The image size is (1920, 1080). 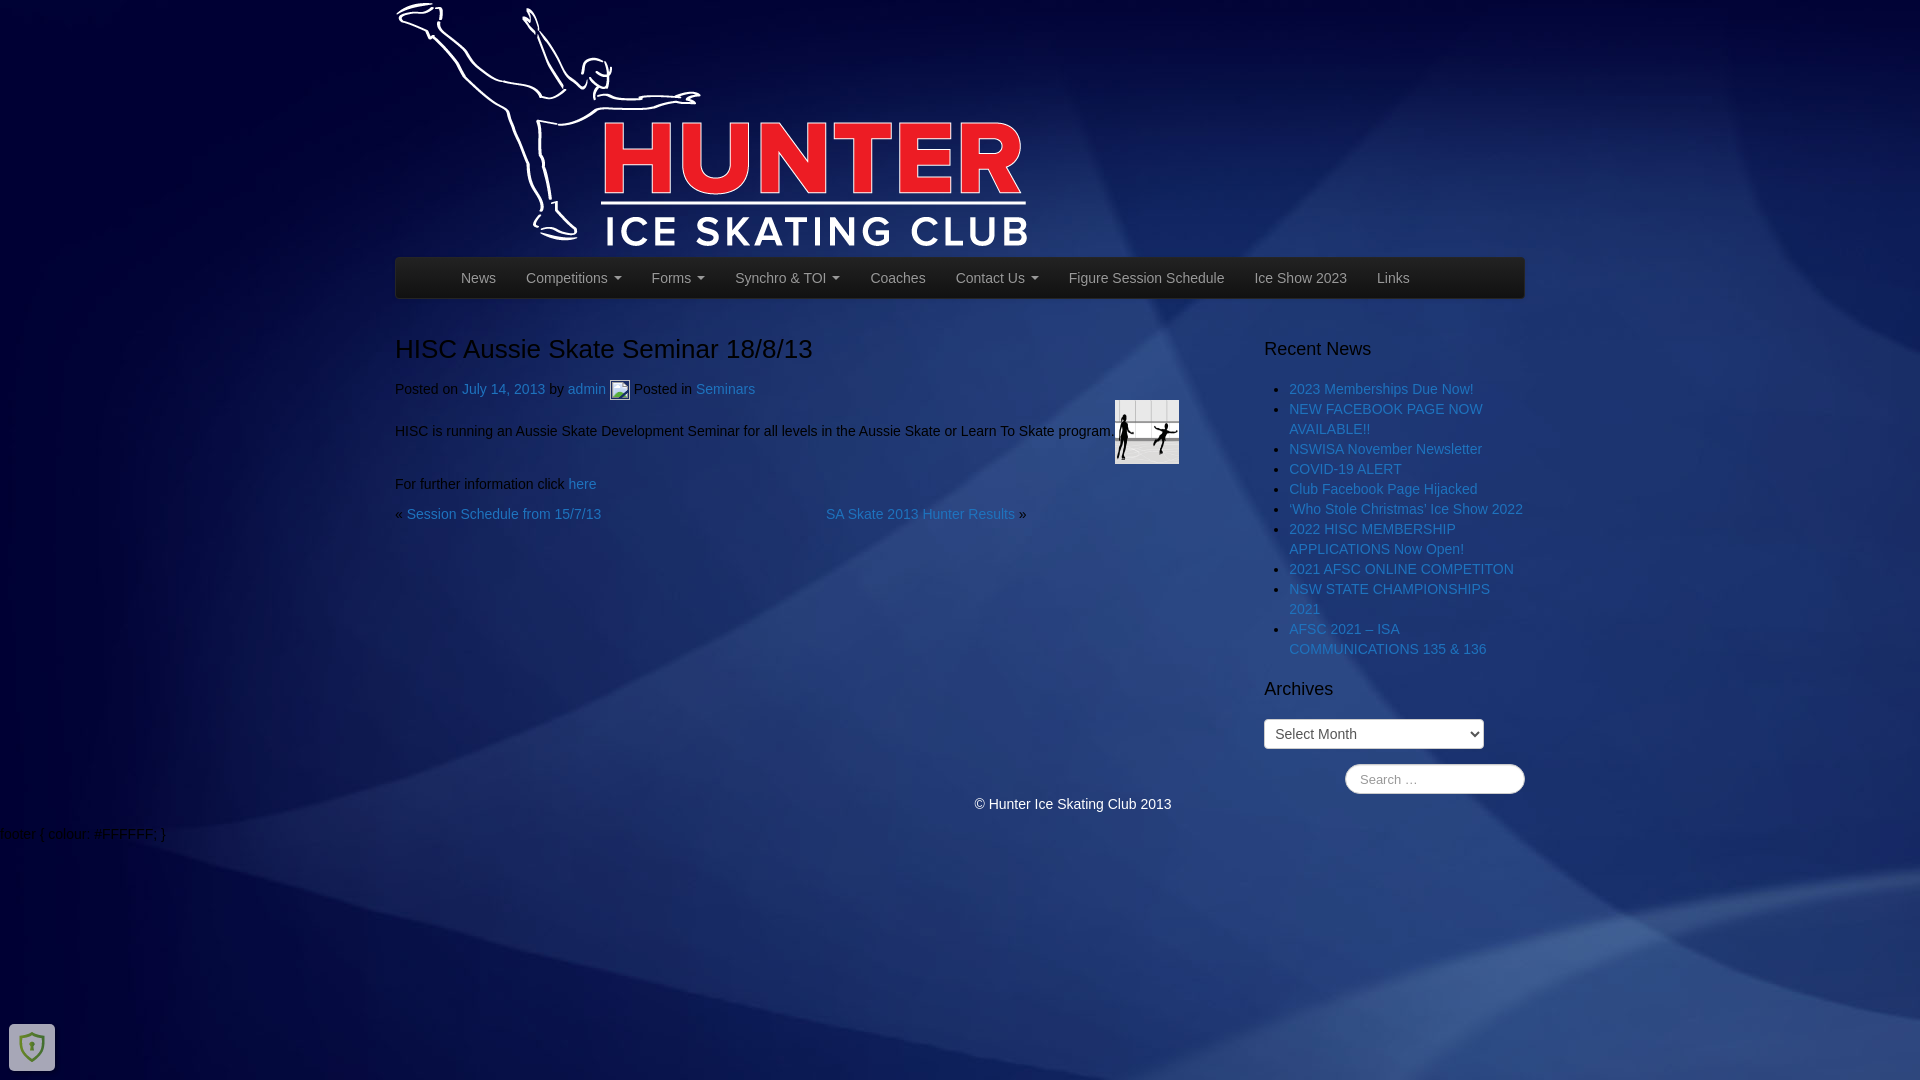 I want to click on 'Contact Us', so click(x=997, y=277).